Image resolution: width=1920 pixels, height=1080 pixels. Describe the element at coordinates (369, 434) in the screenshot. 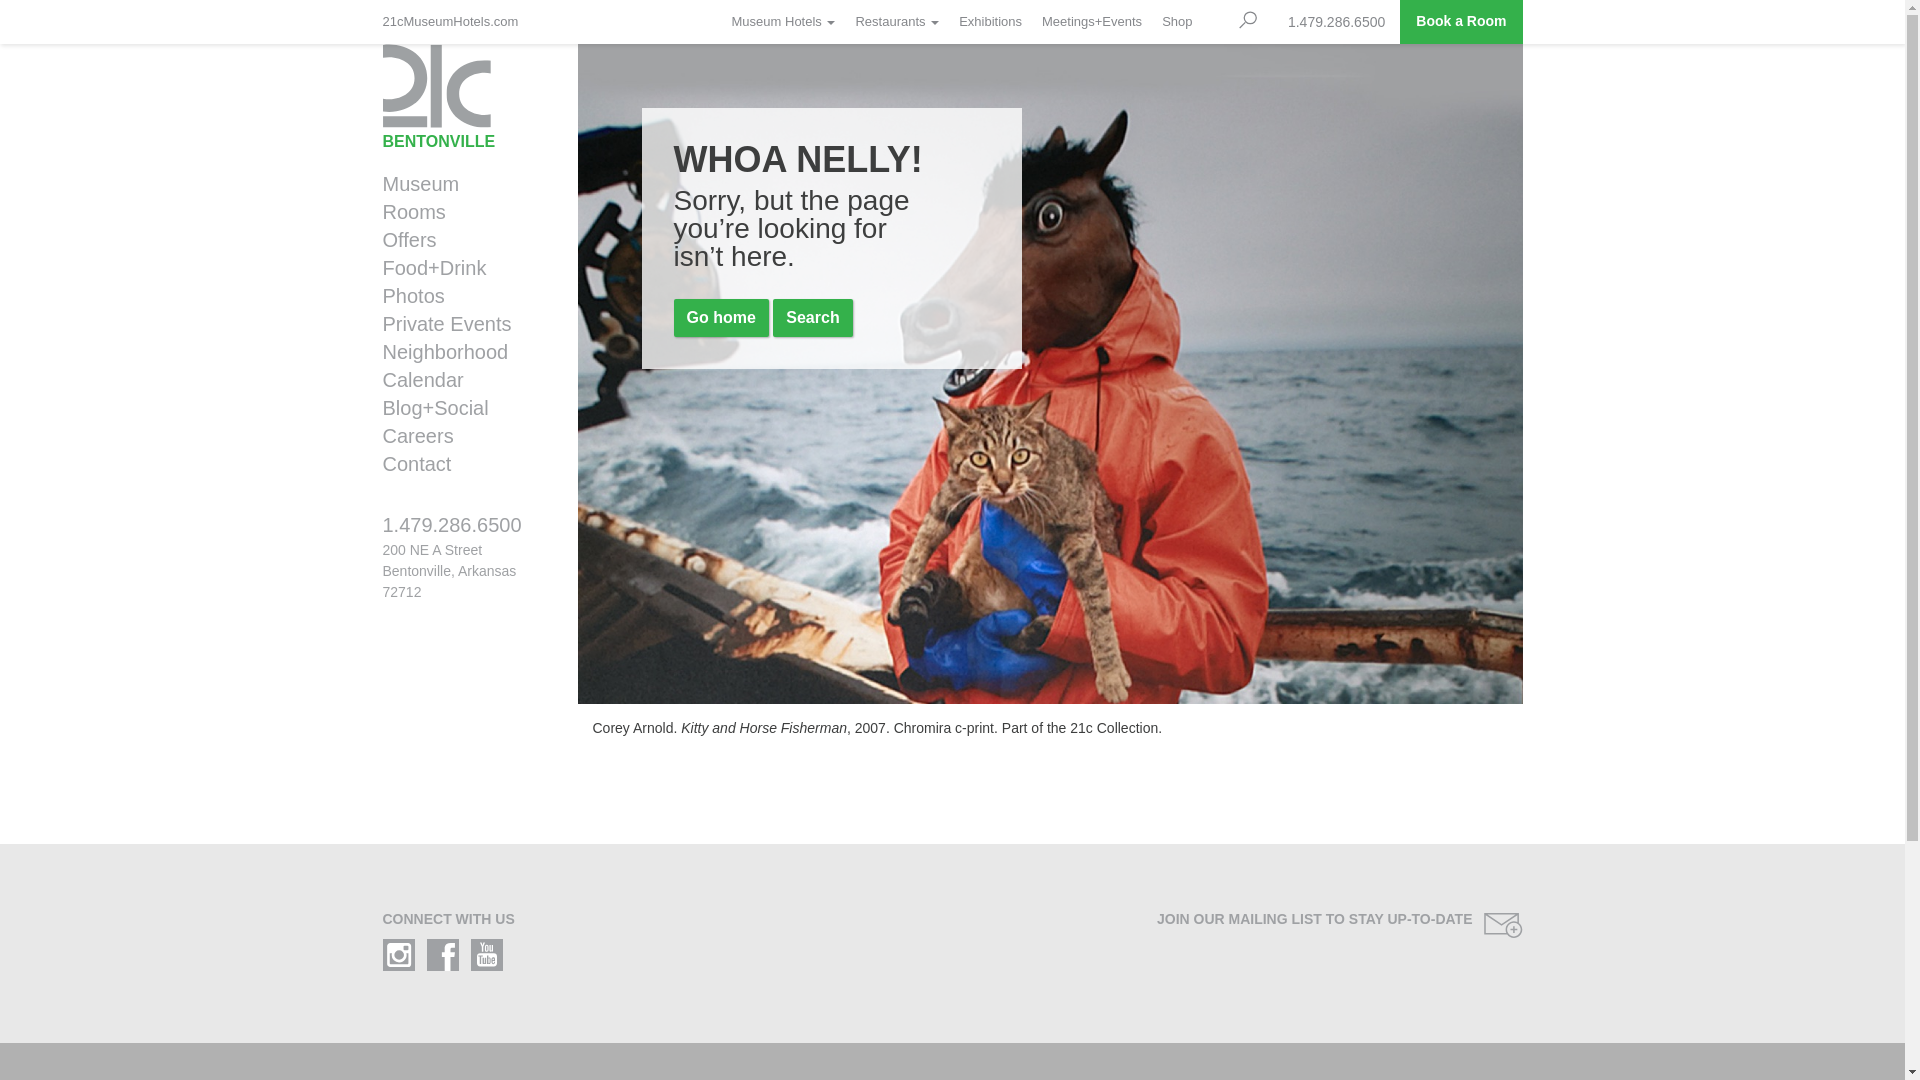

I see `'Careers'` at that location.